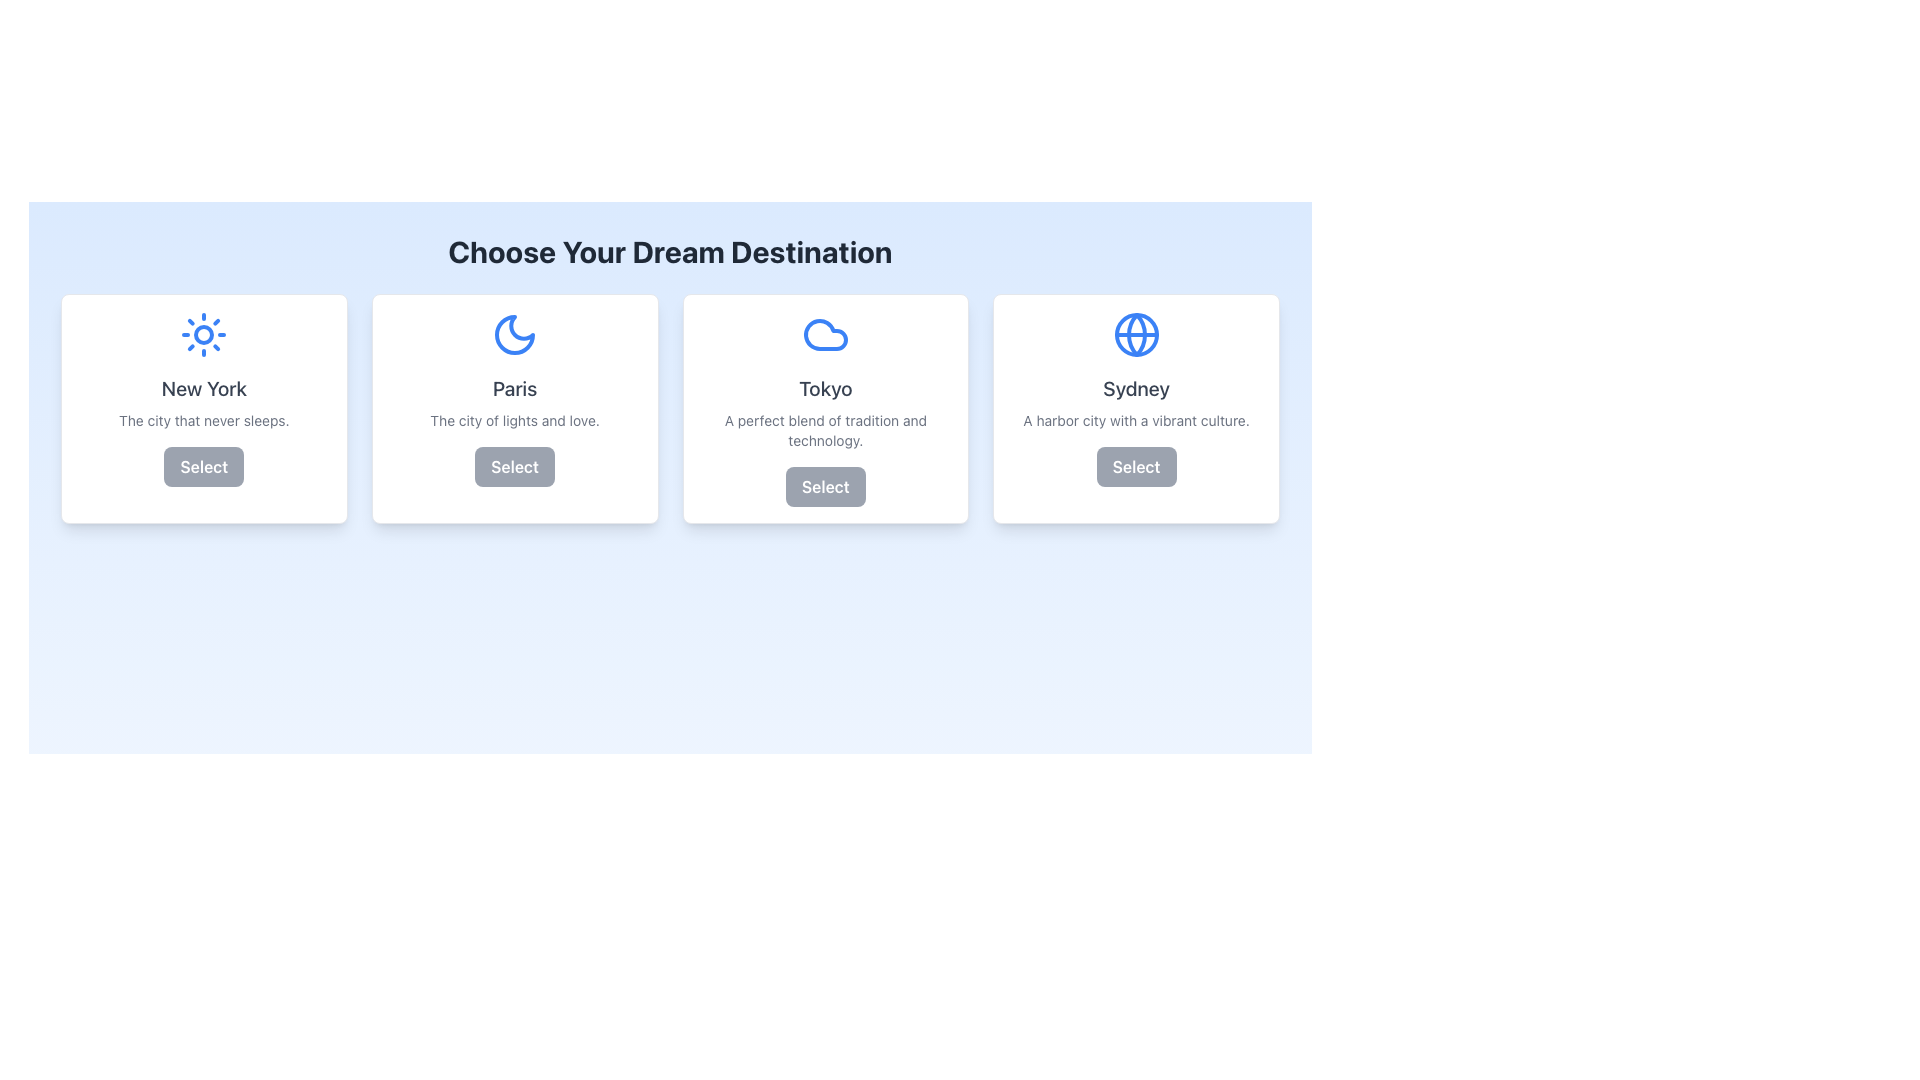 Image resolution: width=1920 pixels, height=1080 pixels. I want to click on the descriptive text label beneath the heading 'Sydney' in the fourth card, which highlights the location's characteristics and is positioned above the 'Select' button, so click(1136, 419).